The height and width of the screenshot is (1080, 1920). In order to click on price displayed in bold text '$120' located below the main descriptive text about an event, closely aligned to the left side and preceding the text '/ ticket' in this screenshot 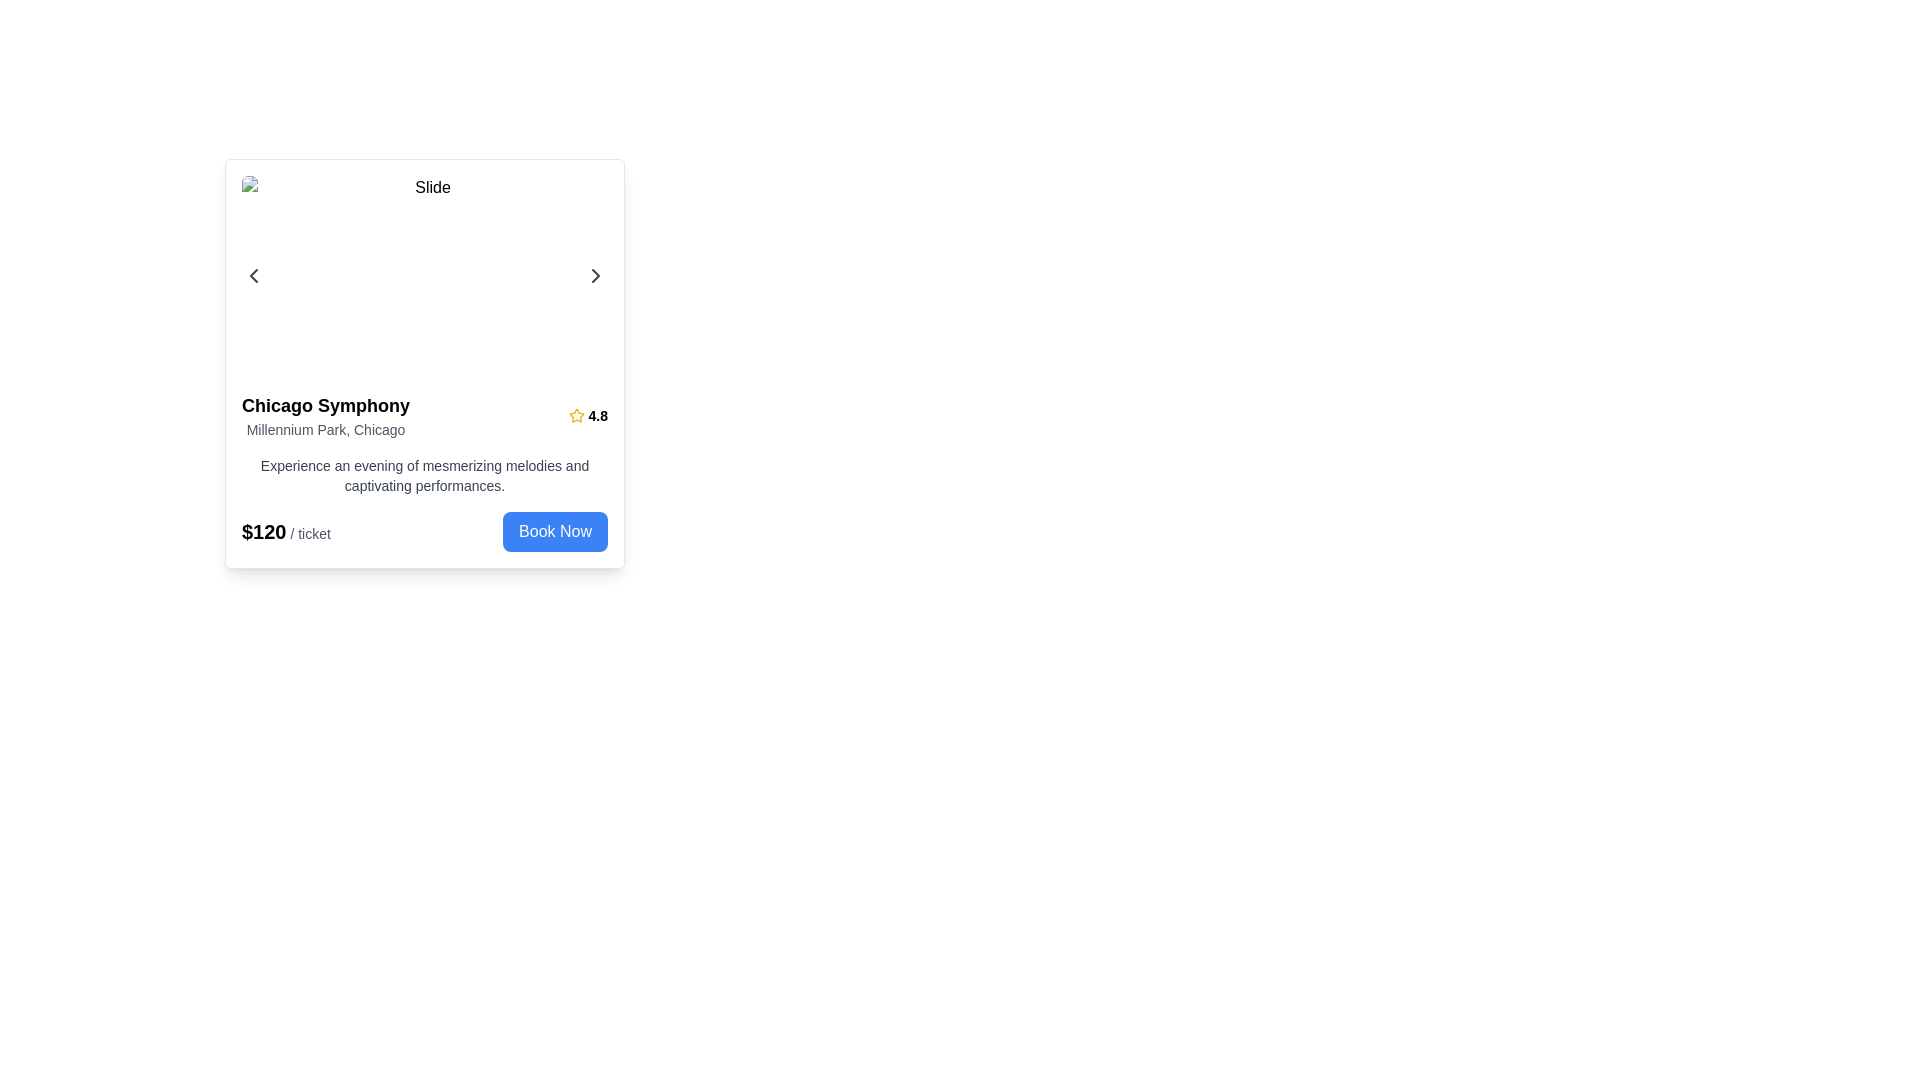, I will do `click(263, 531)`.